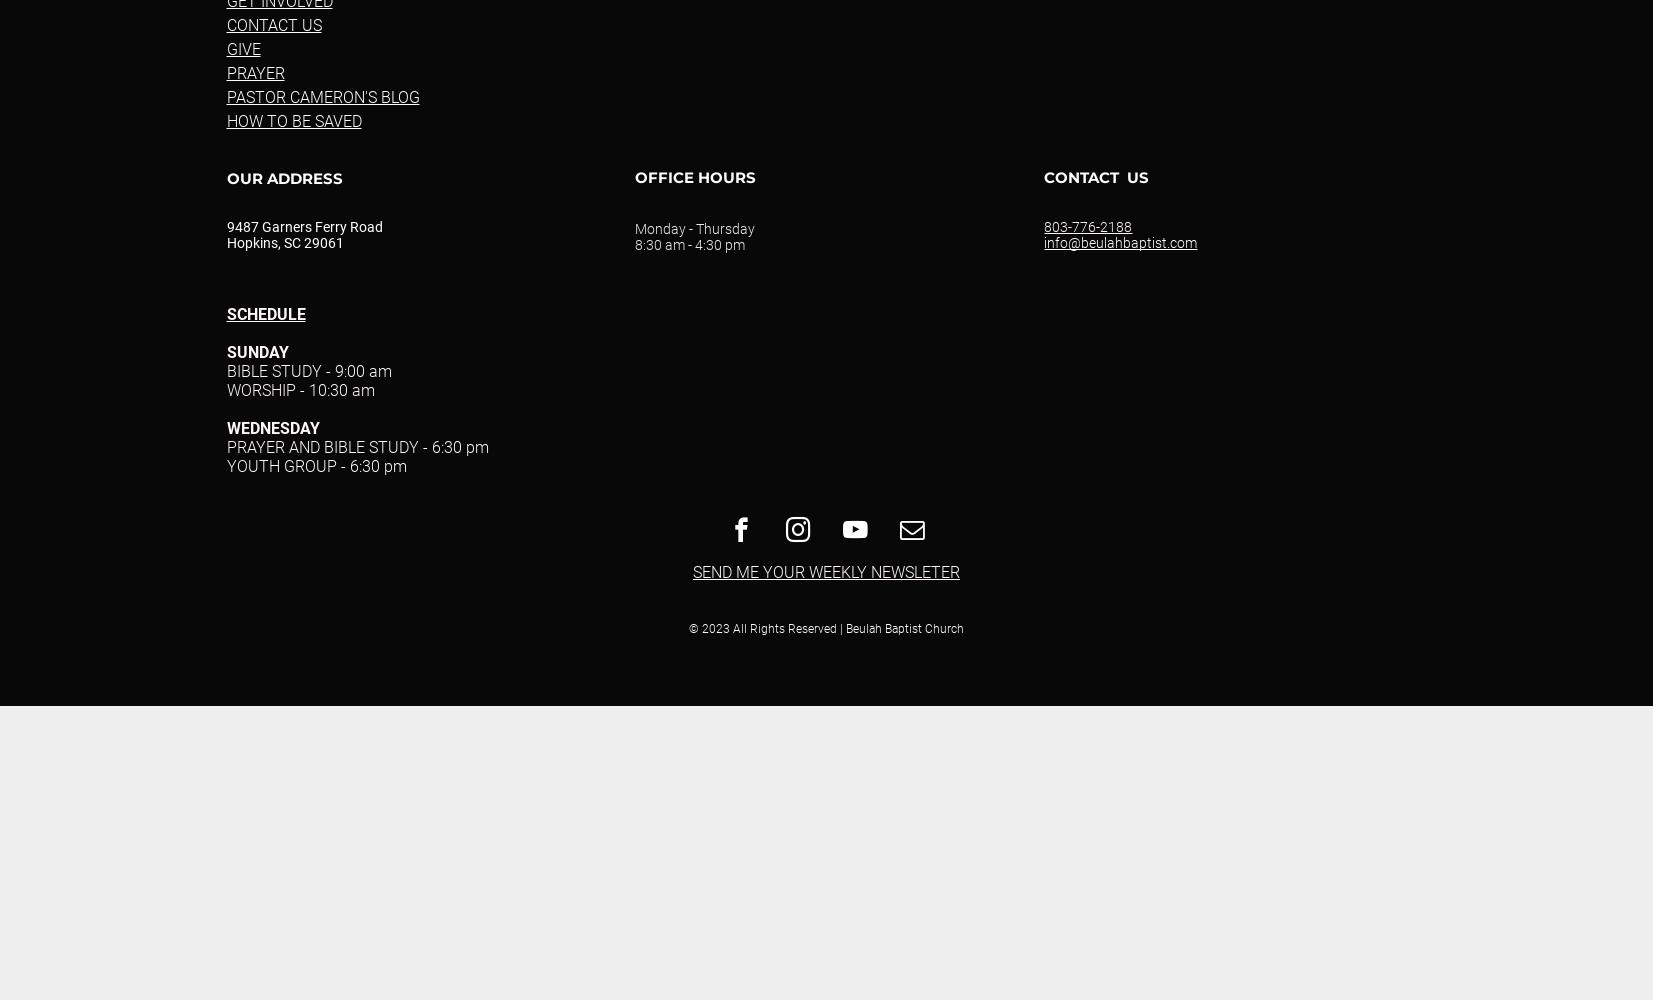 The width and height of the screenshot is (1653, 1000). What do you see at coordinates (224, 370) in the screenshot?
I see `'BIBLE STUDY - 9:00 am'` at bounding box center [224, 370].